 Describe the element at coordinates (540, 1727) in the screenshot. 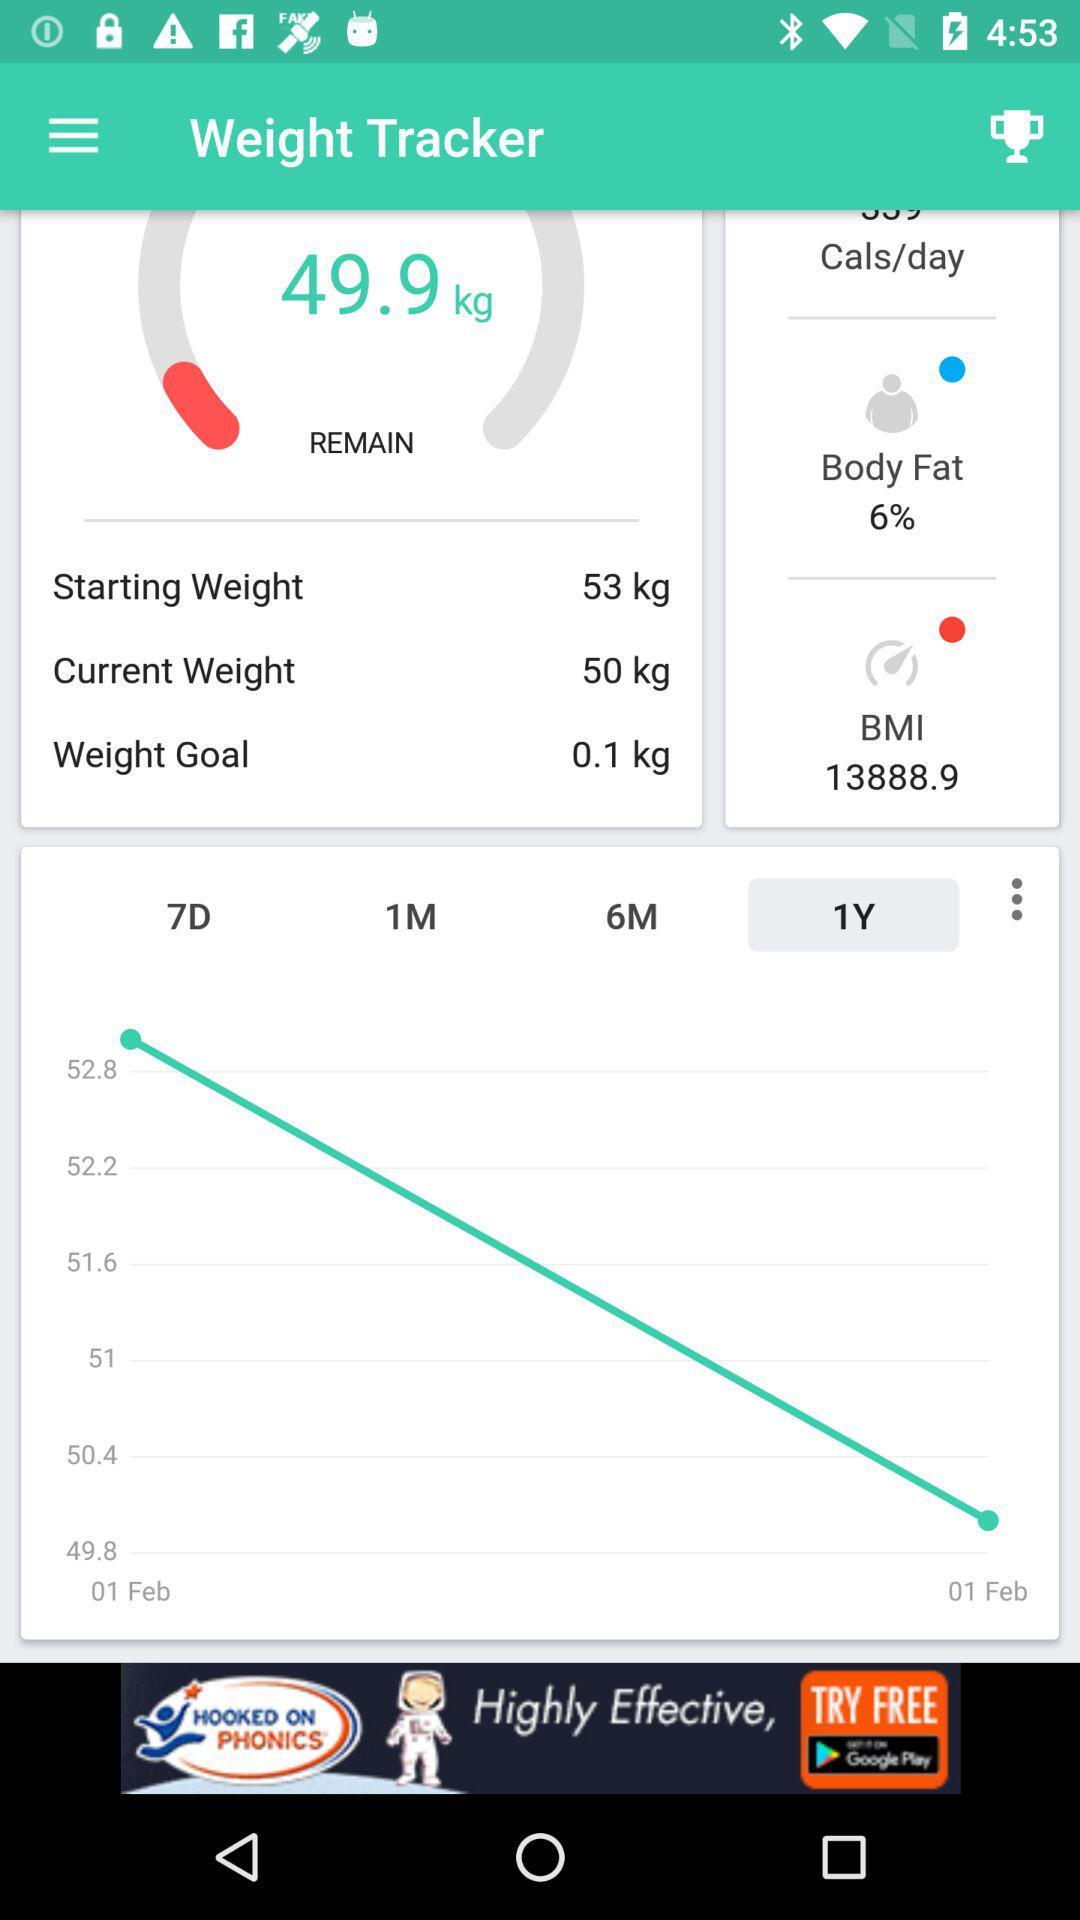

I see `its an advertisement` at that location.